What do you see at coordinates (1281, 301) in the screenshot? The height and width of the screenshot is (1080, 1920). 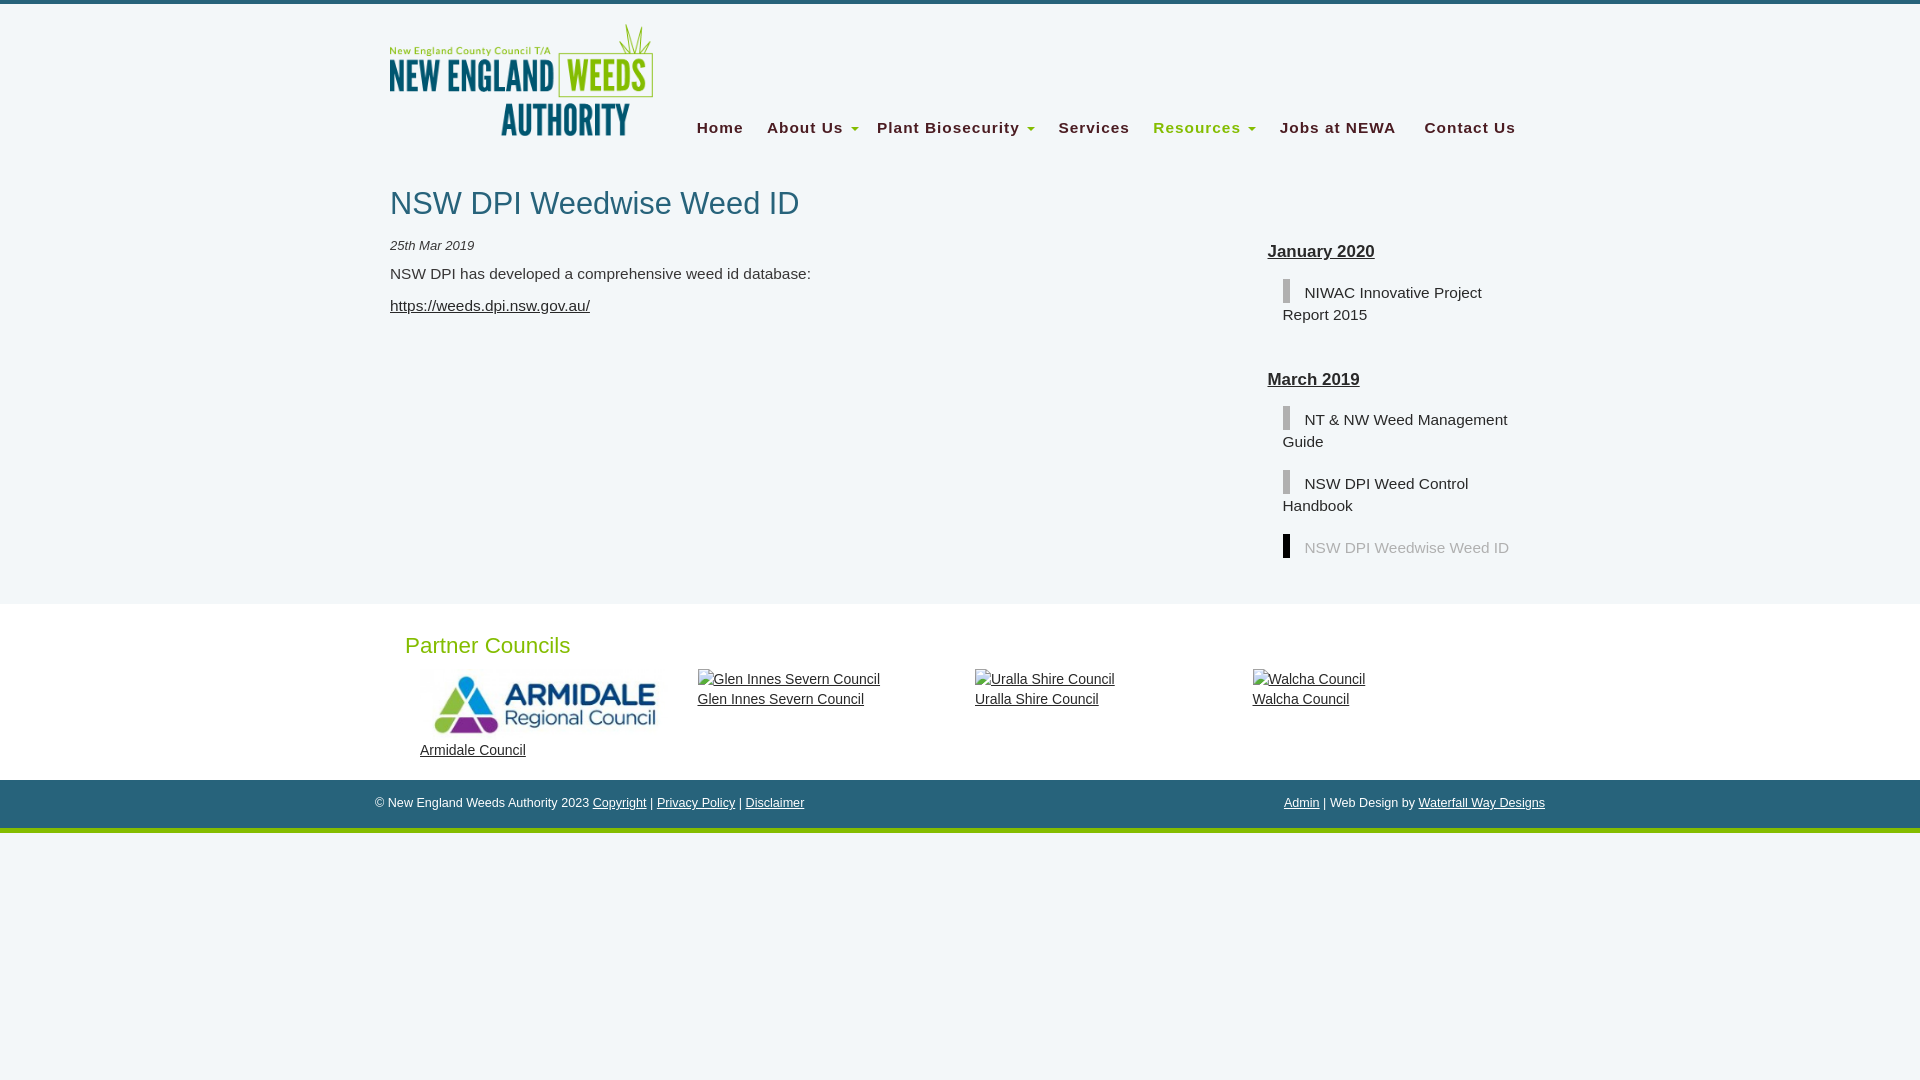 I see `'NIWAC Innovative Project Report 2015'` at bounding box center [1281, 301].